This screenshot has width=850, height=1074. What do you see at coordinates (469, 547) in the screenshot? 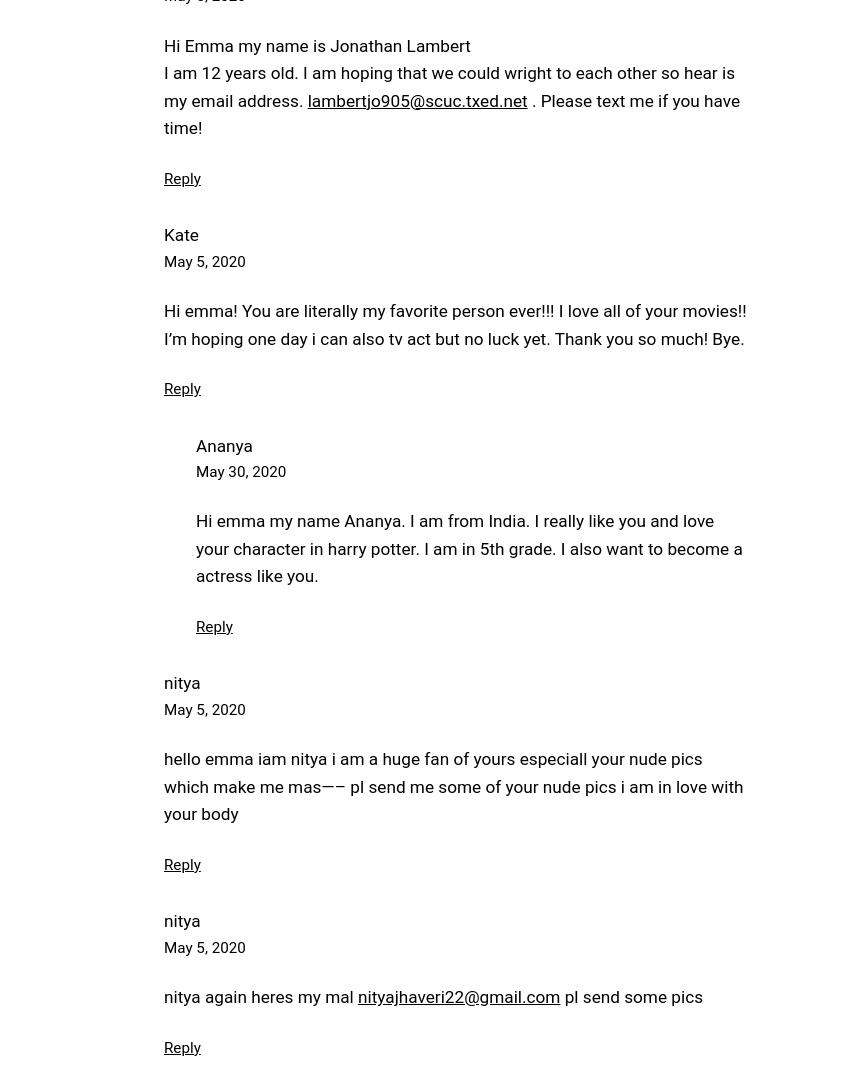
I see `'Hi  emma my name Ananya. I am from India. I really like you and love your character in harry potter.  I am in 5th grade. I also want to become a actress like you.'` at bounding box center [469, 547].